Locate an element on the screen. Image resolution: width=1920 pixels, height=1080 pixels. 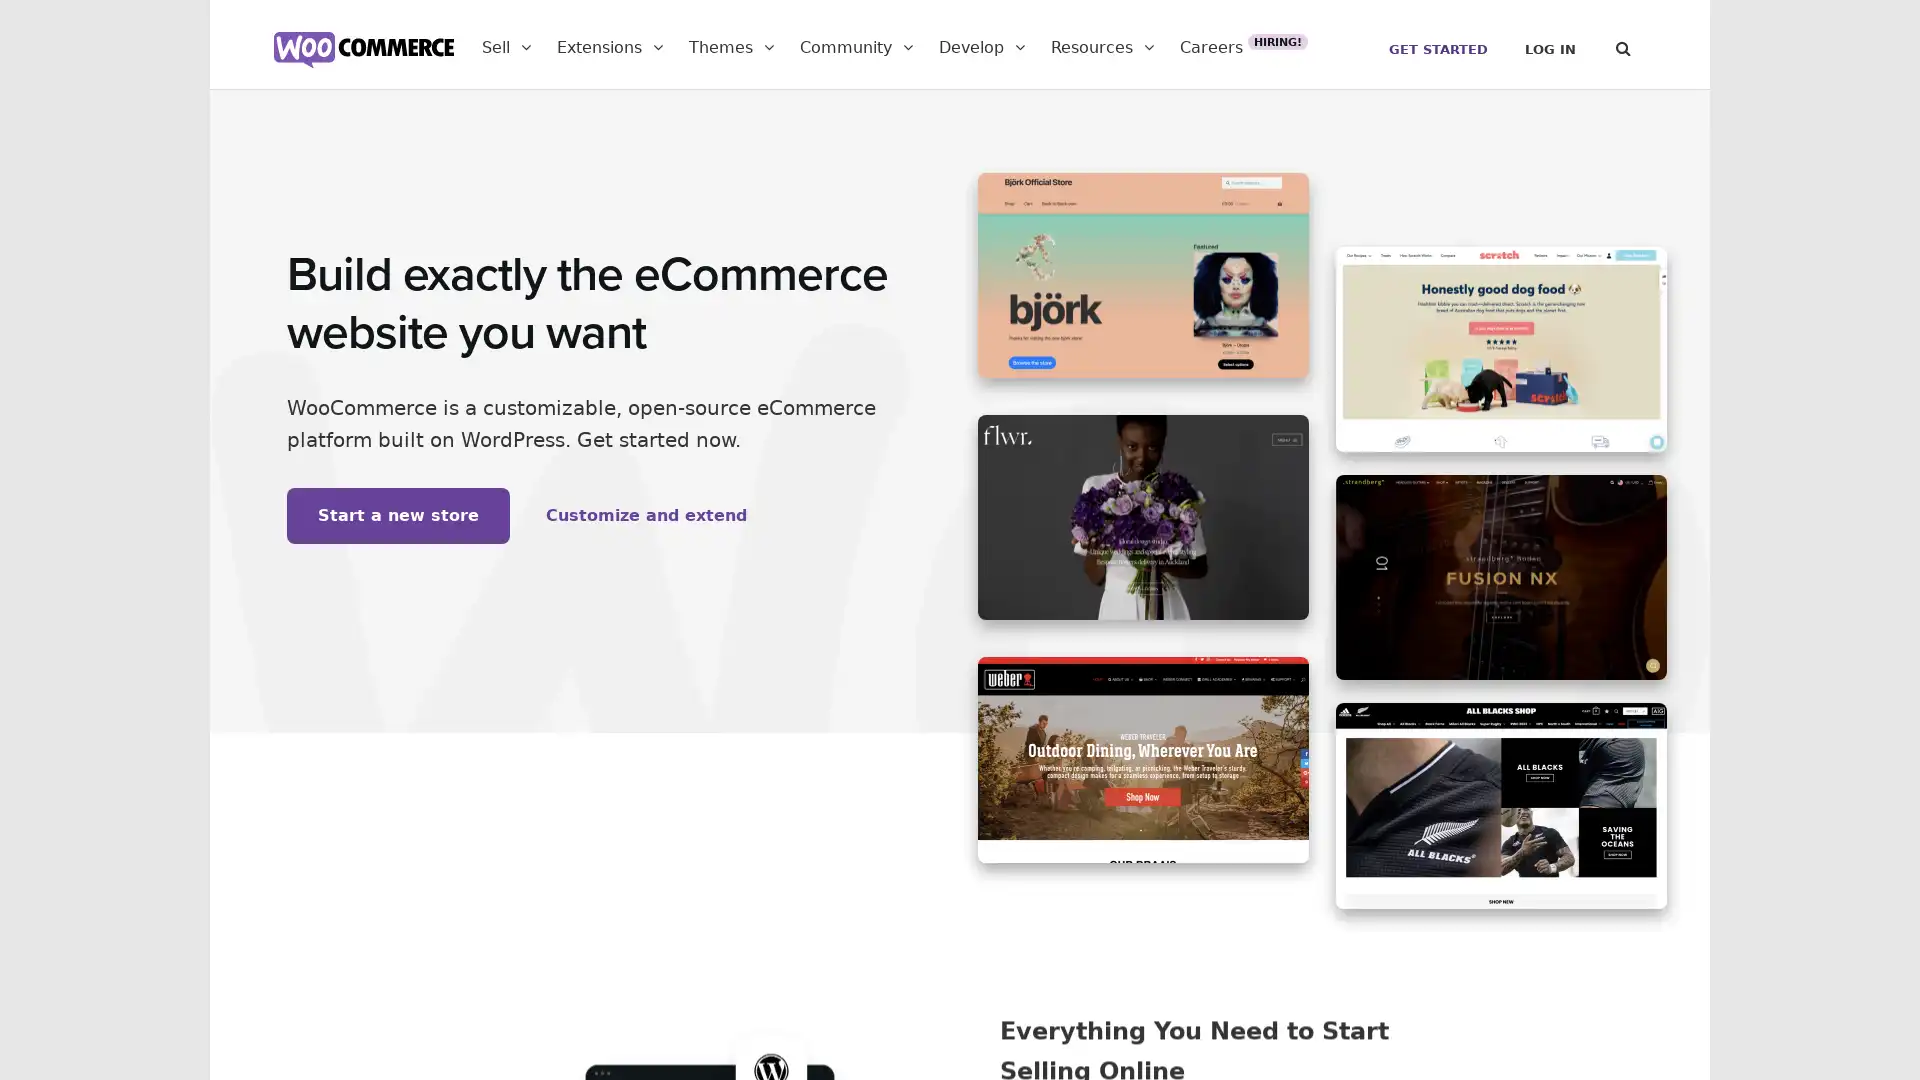
Search is located at coordinates (1623, 48).